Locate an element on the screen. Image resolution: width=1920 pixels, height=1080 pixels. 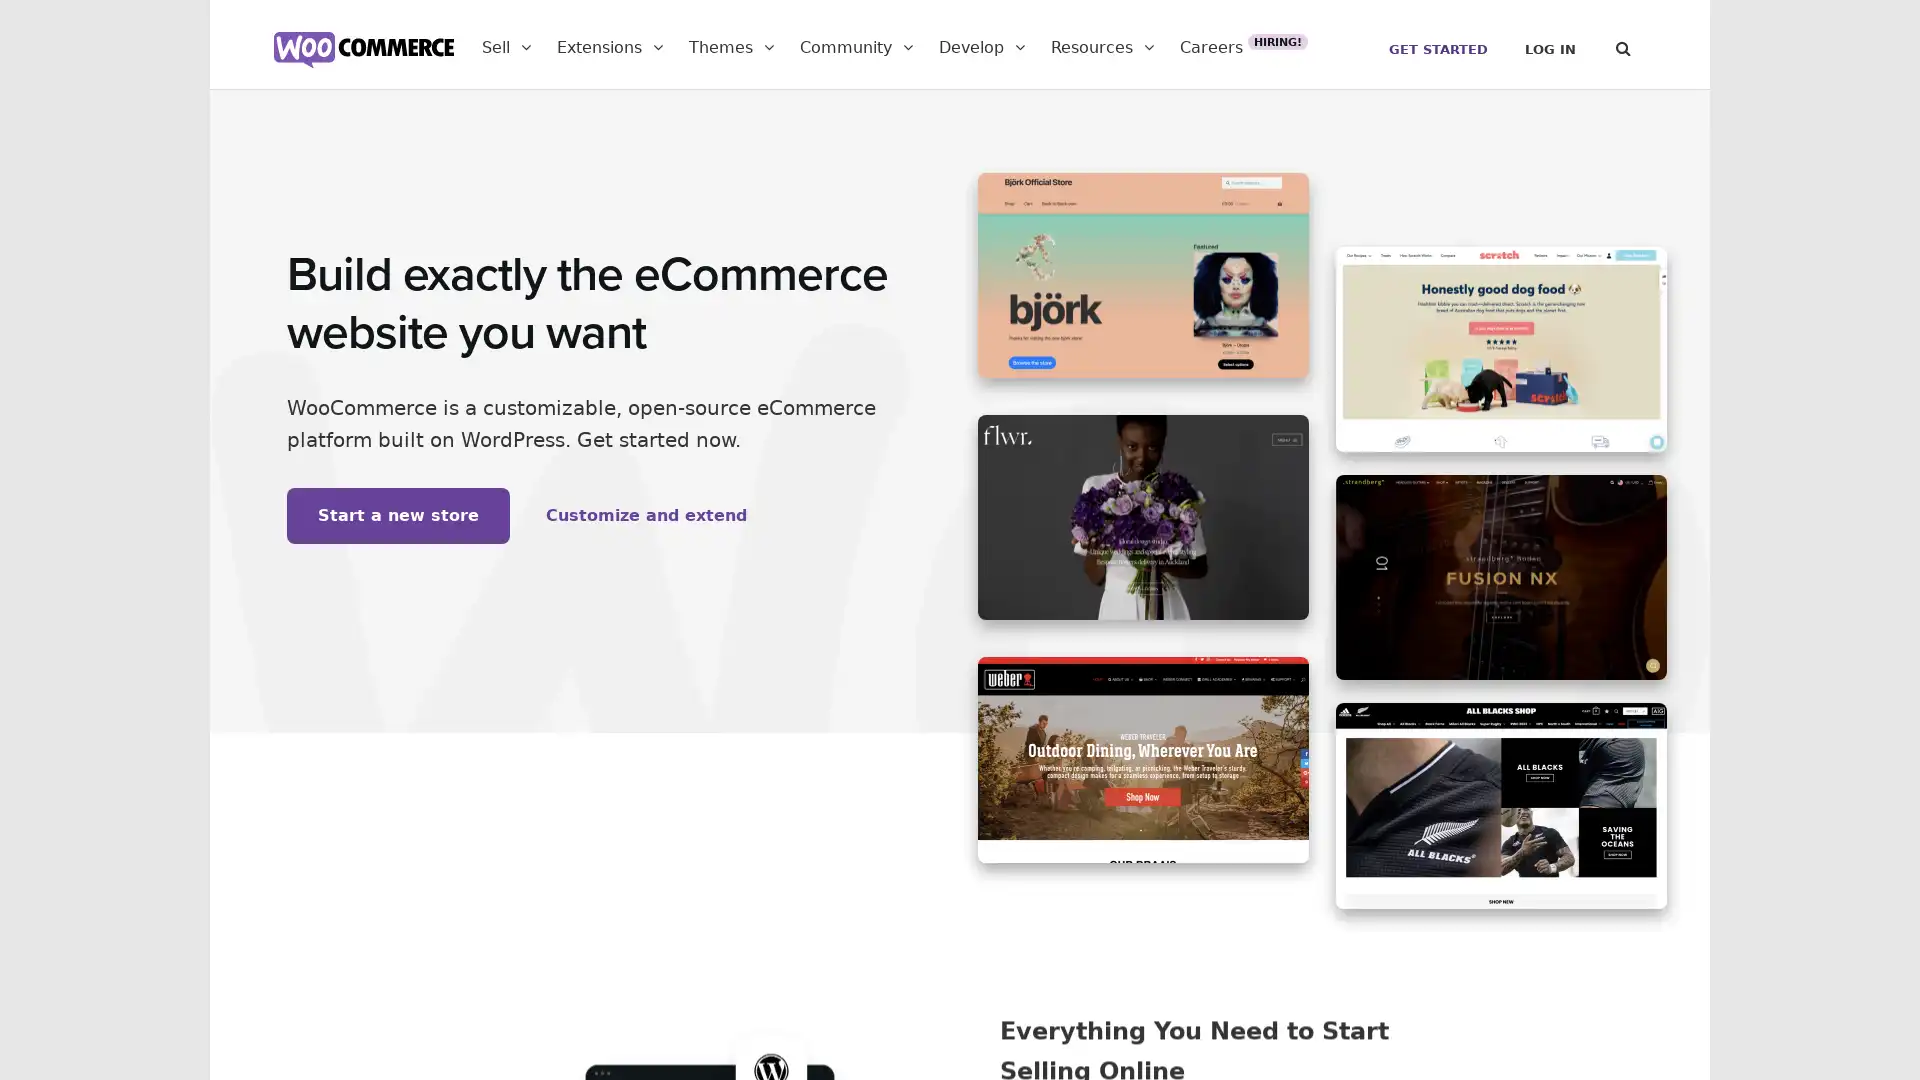
Search is located at coordinates (1623, 48).